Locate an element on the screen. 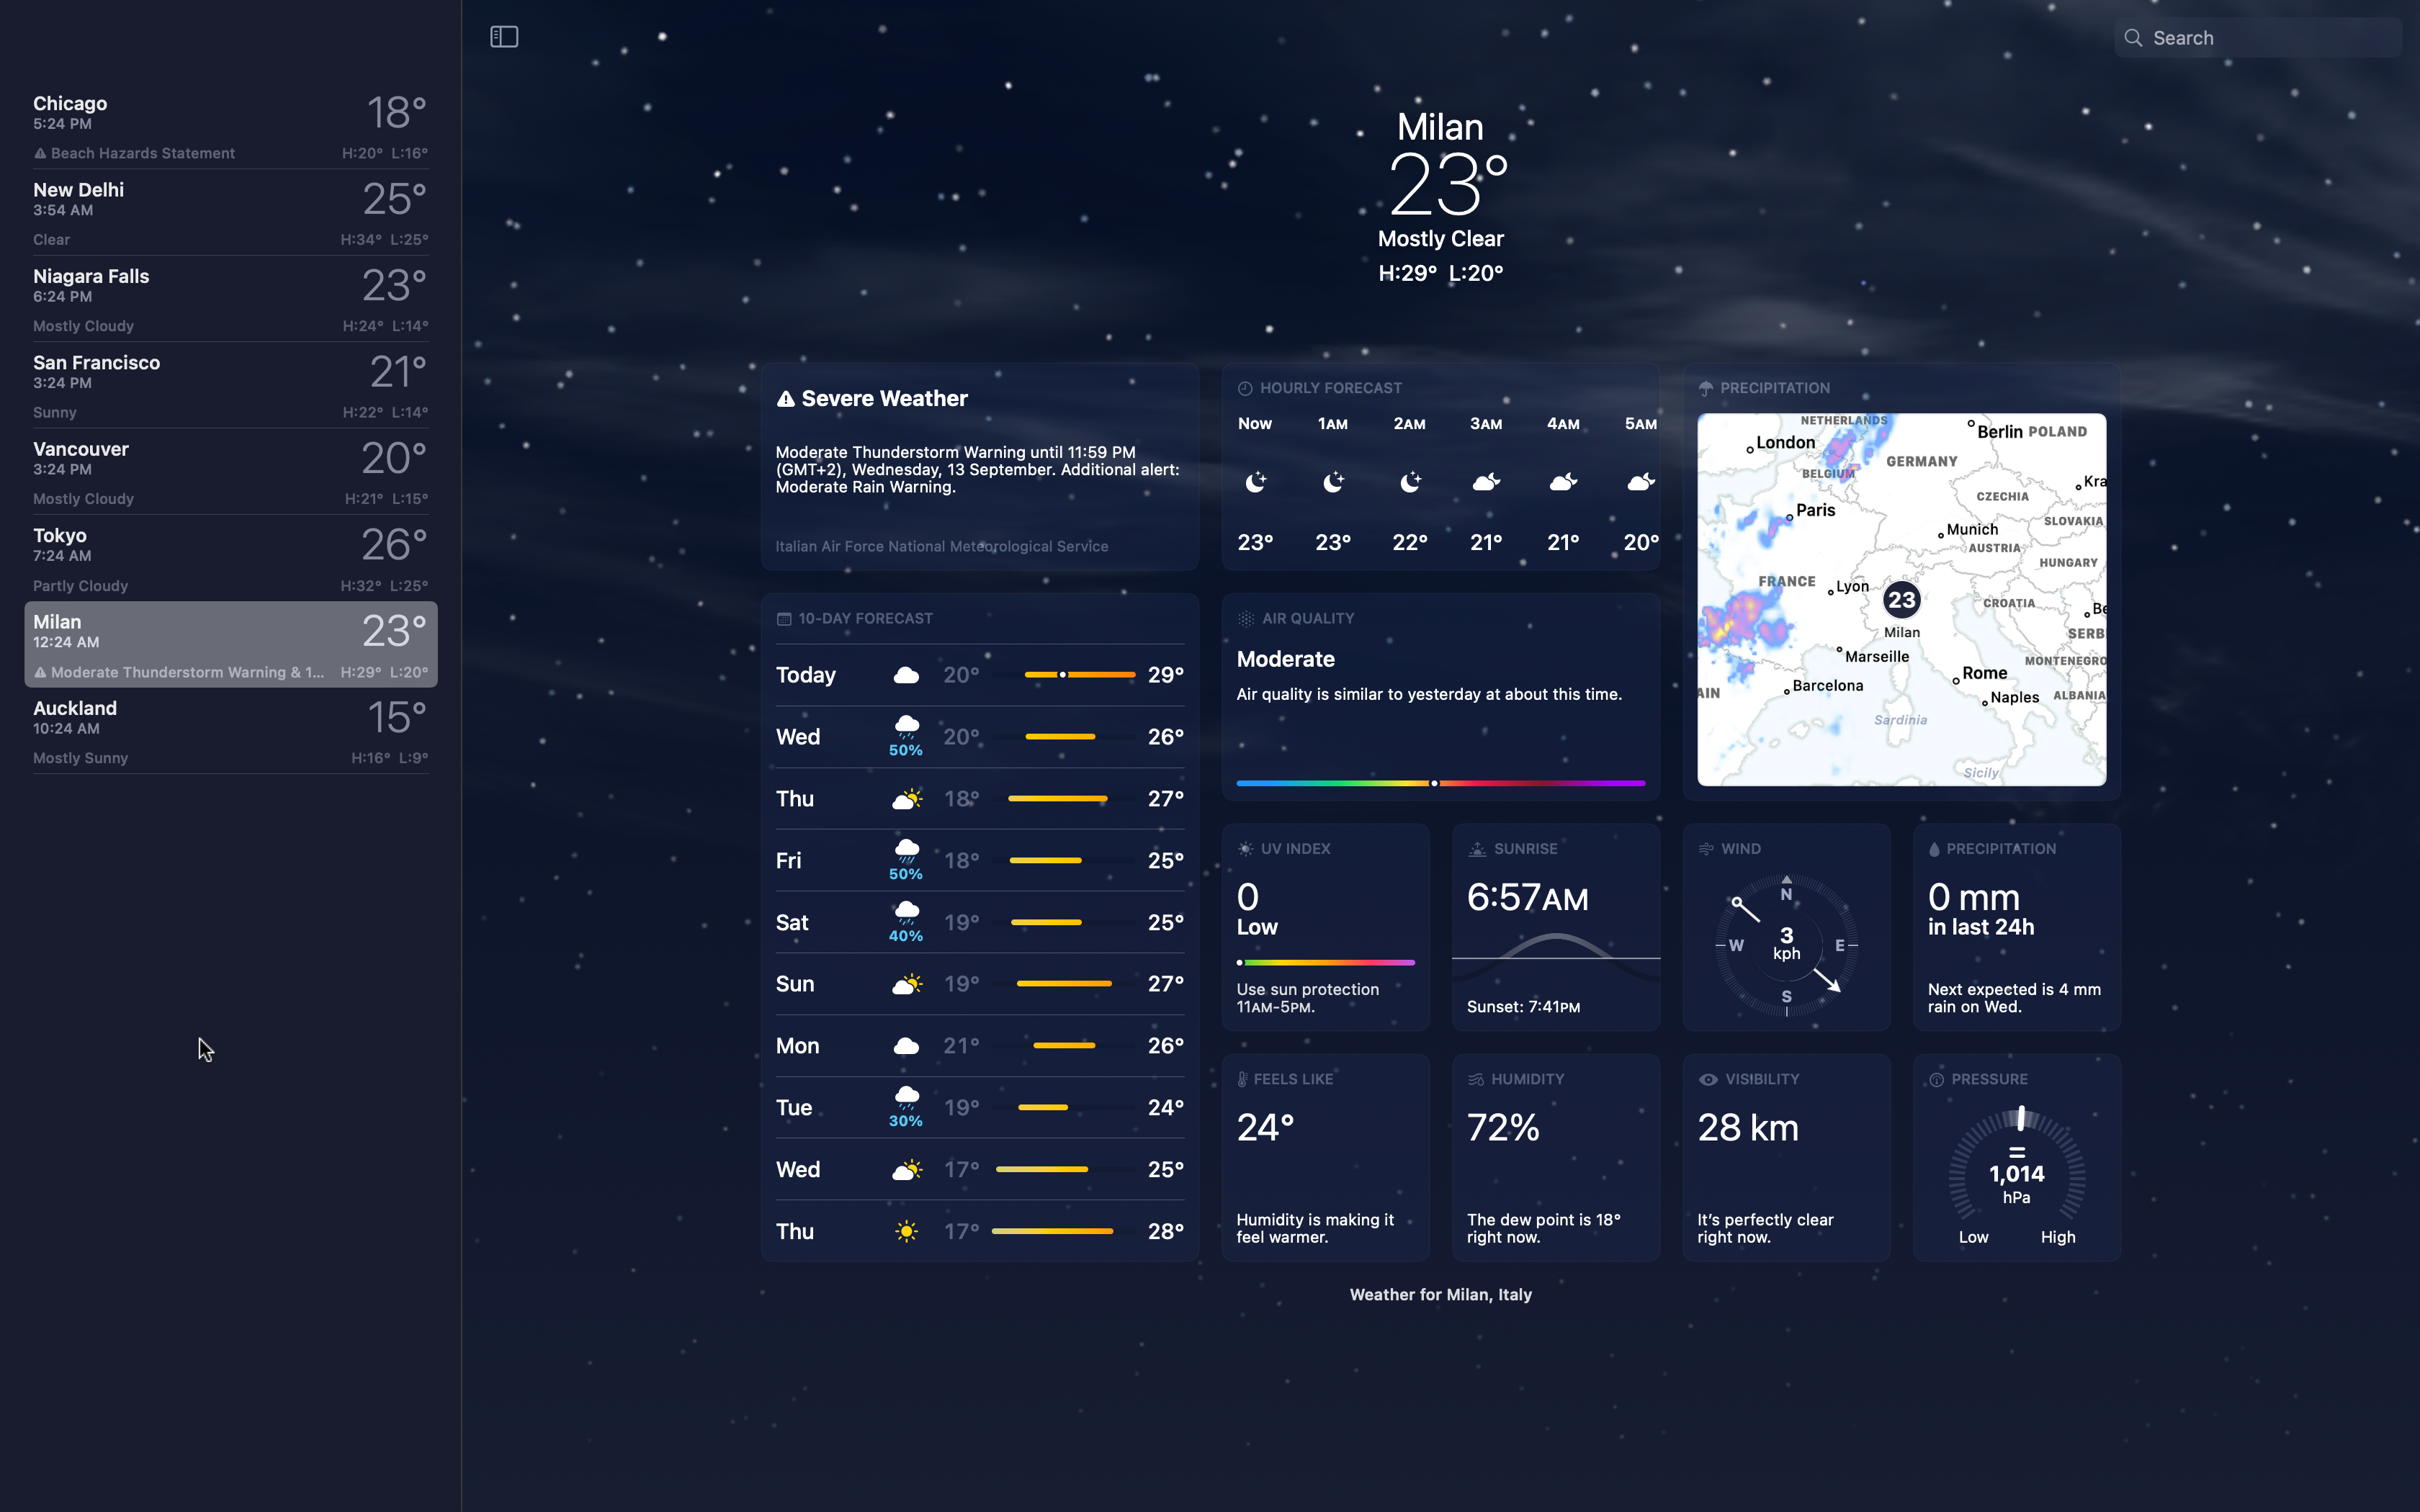 The image size is (2420, 1512). Verify the status of wind is located at coordinates (1785, 926).